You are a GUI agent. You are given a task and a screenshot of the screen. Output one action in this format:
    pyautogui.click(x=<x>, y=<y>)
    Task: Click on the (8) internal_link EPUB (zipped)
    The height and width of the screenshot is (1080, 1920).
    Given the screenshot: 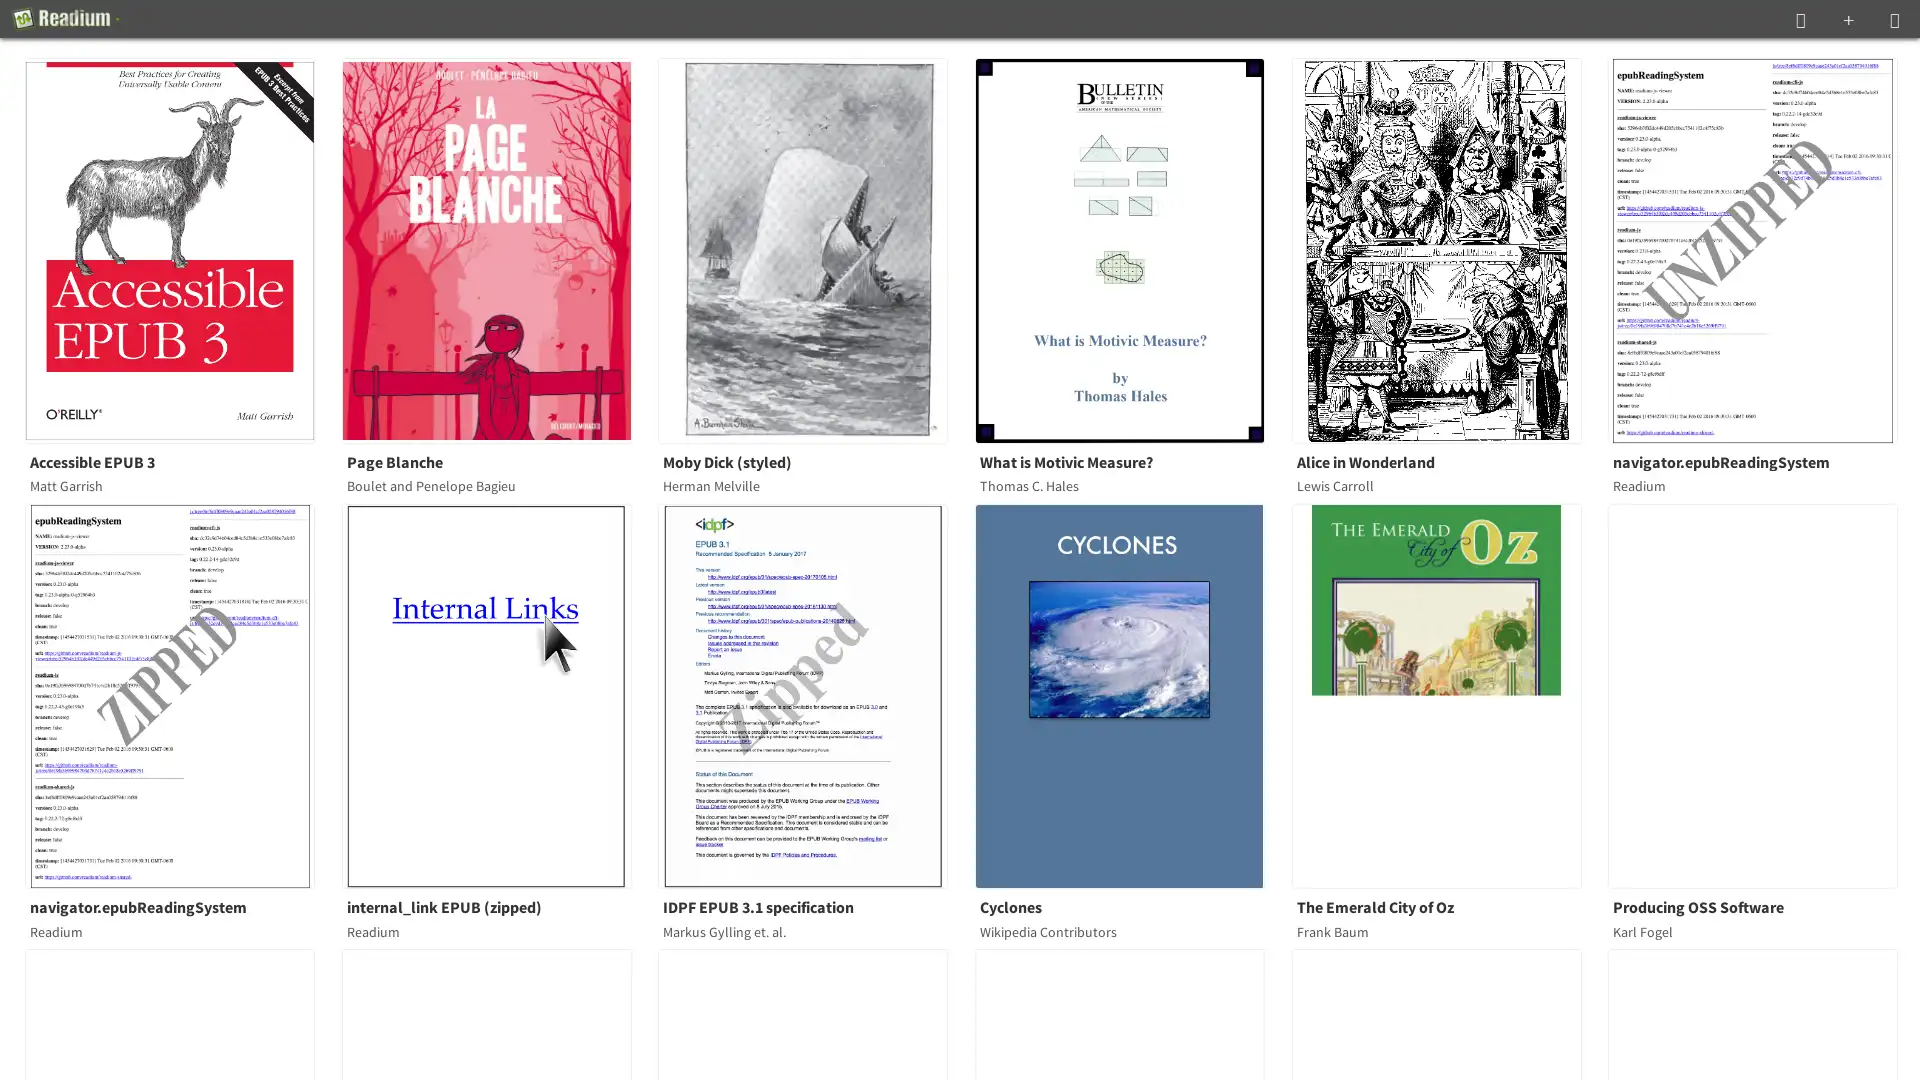 What is the action you would take?
    pyautogui.click(x=498, y=694)
    